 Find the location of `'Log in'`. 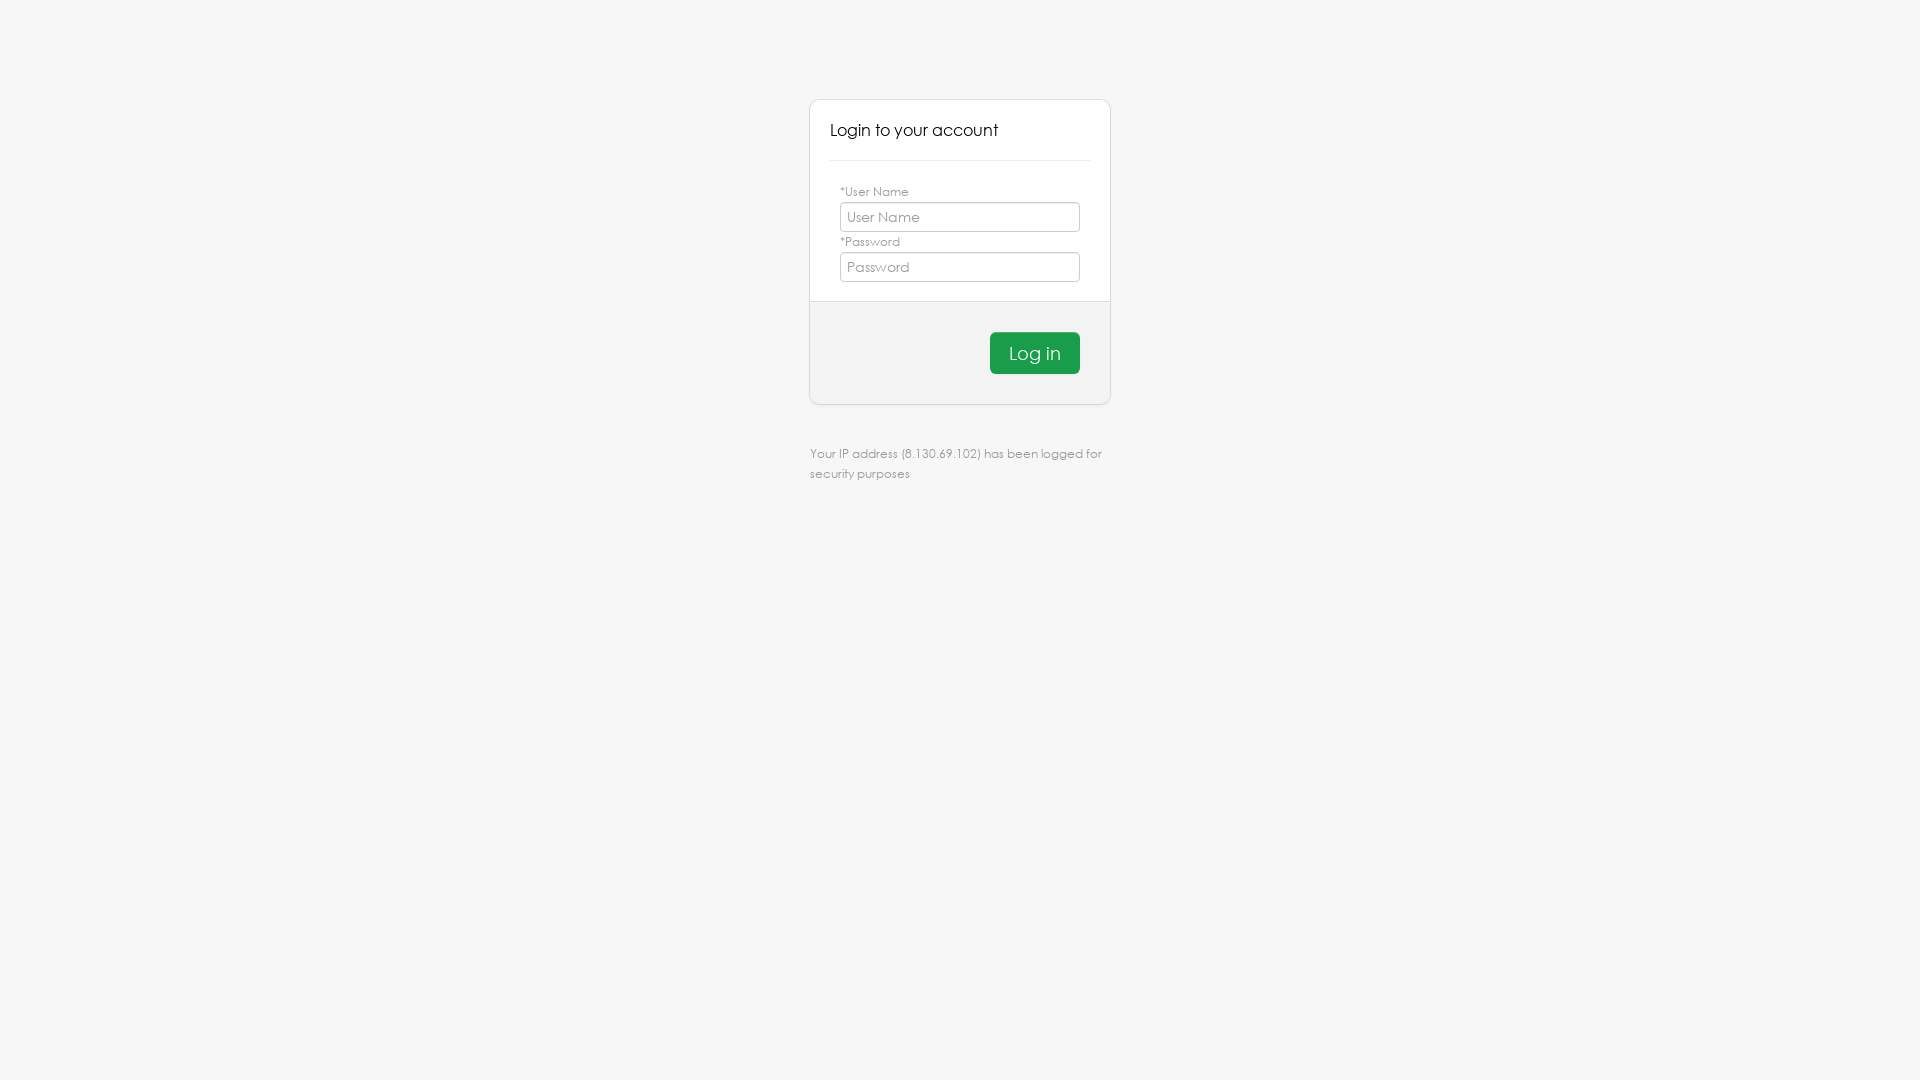

'Log in' is located at coordinates (989, 352).